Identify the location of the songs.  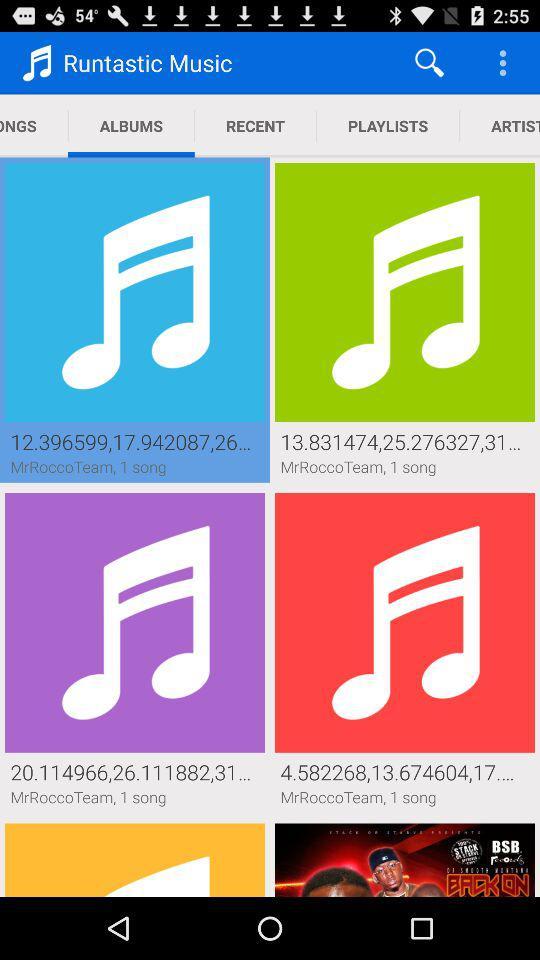
(33, 125).